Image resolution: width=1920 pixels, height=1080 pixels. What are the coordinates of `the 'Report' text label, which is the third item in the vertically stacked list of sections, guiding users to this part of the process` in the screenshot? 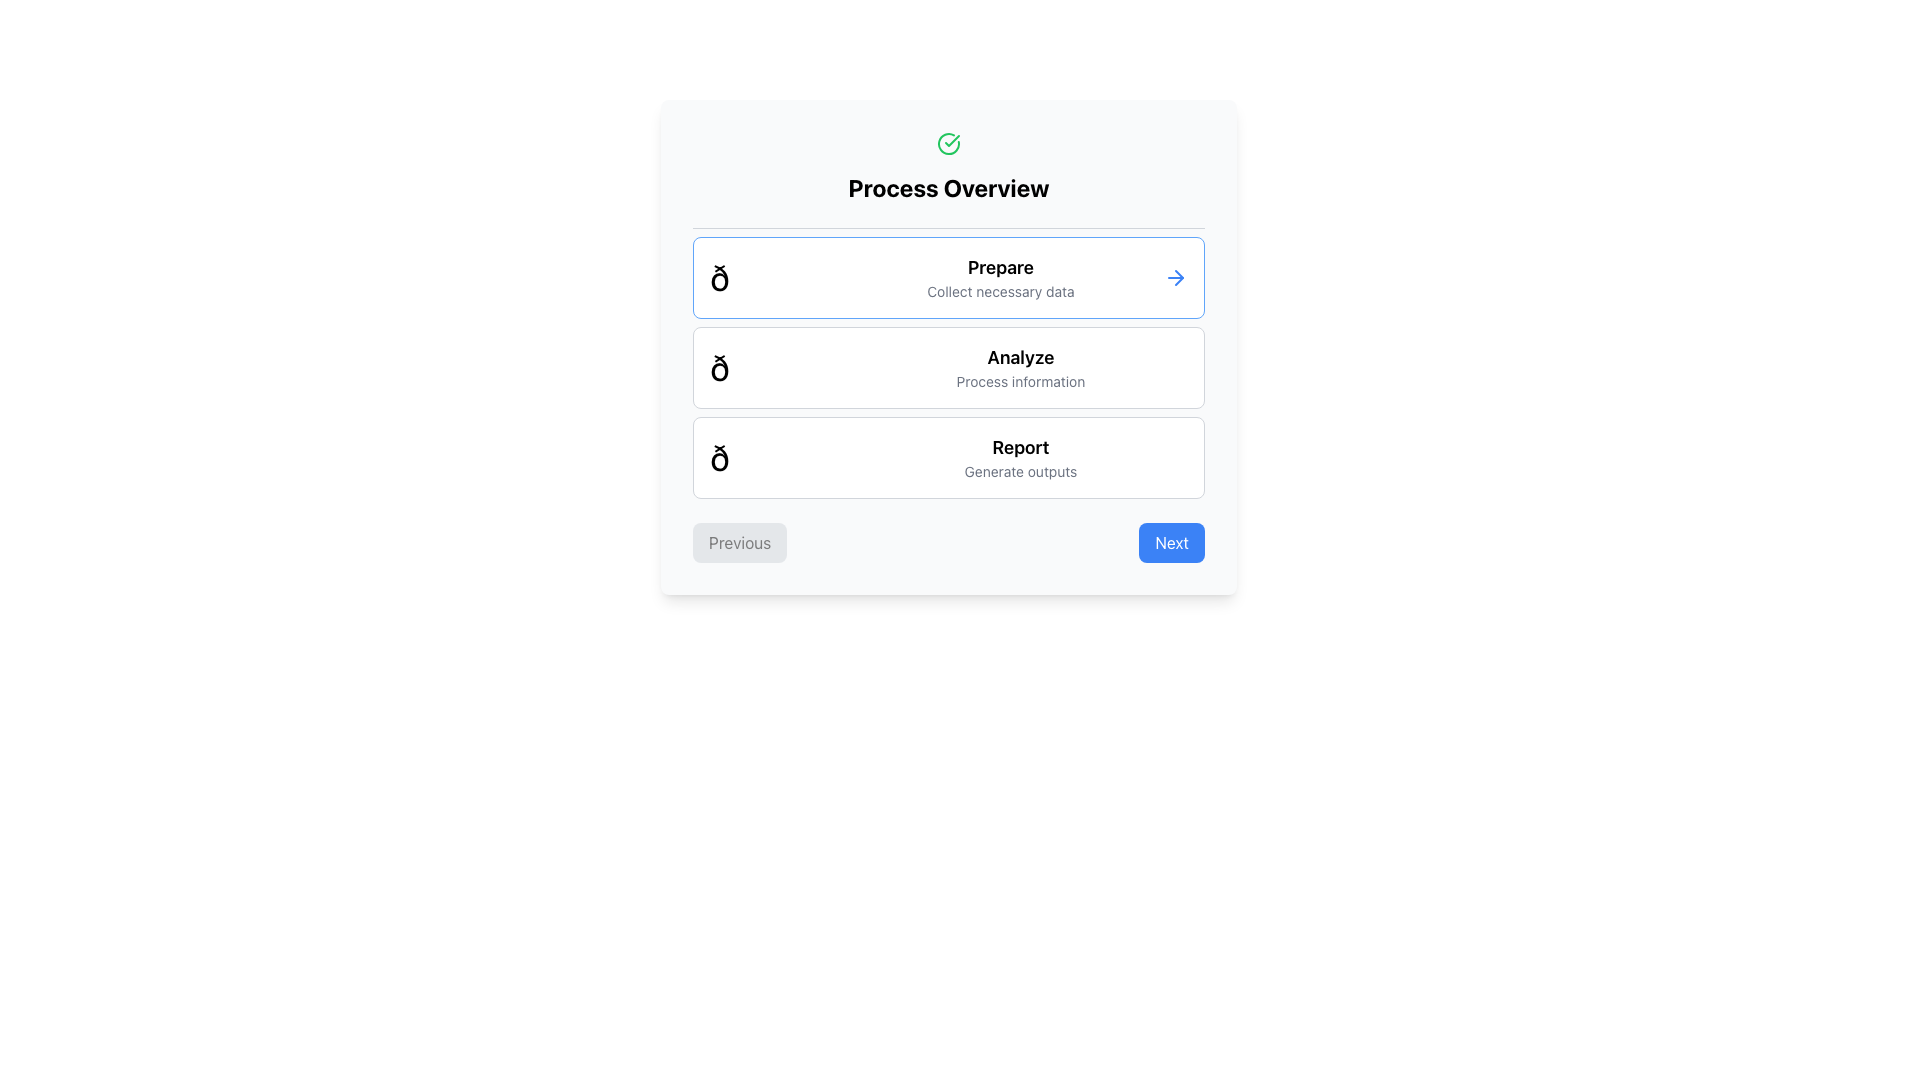 It's located at (1020, 446).